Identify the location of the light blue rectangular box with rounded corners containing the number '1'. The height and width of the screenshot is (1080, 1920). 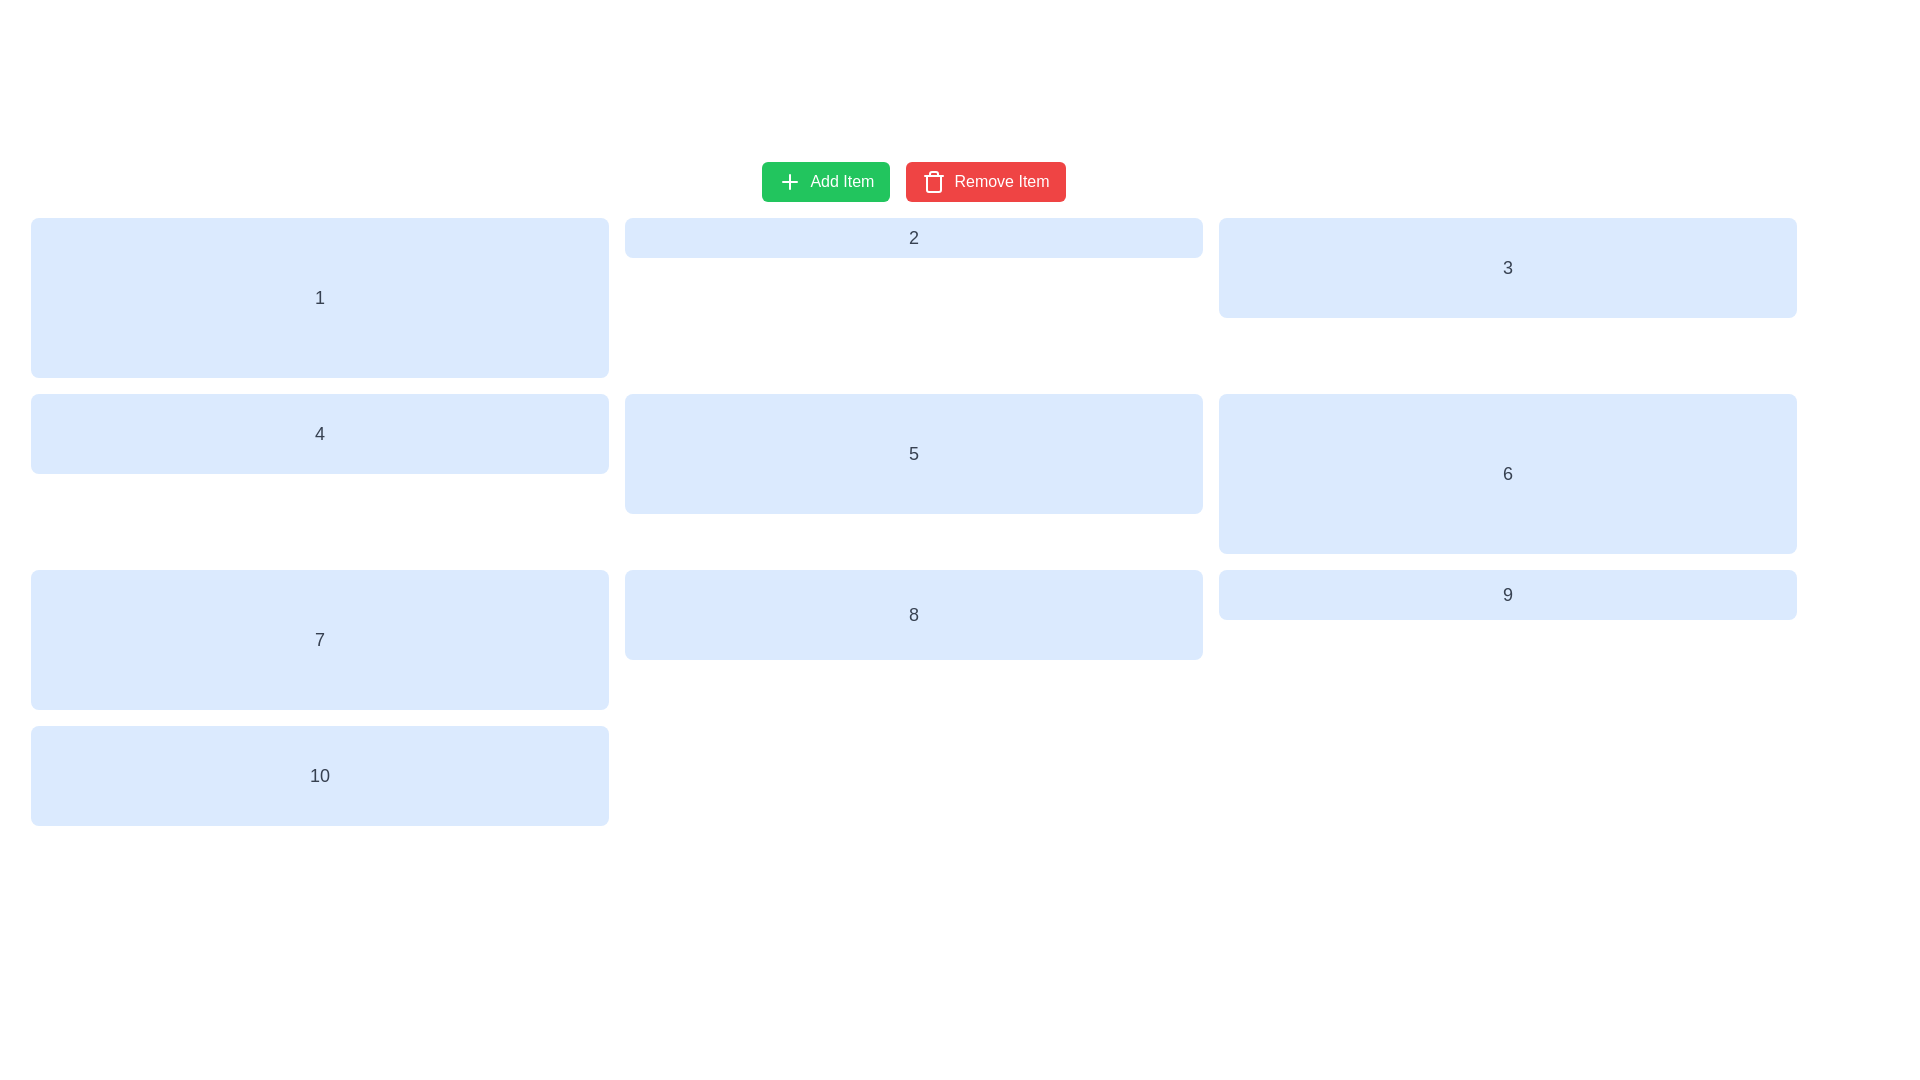
(320, 297).